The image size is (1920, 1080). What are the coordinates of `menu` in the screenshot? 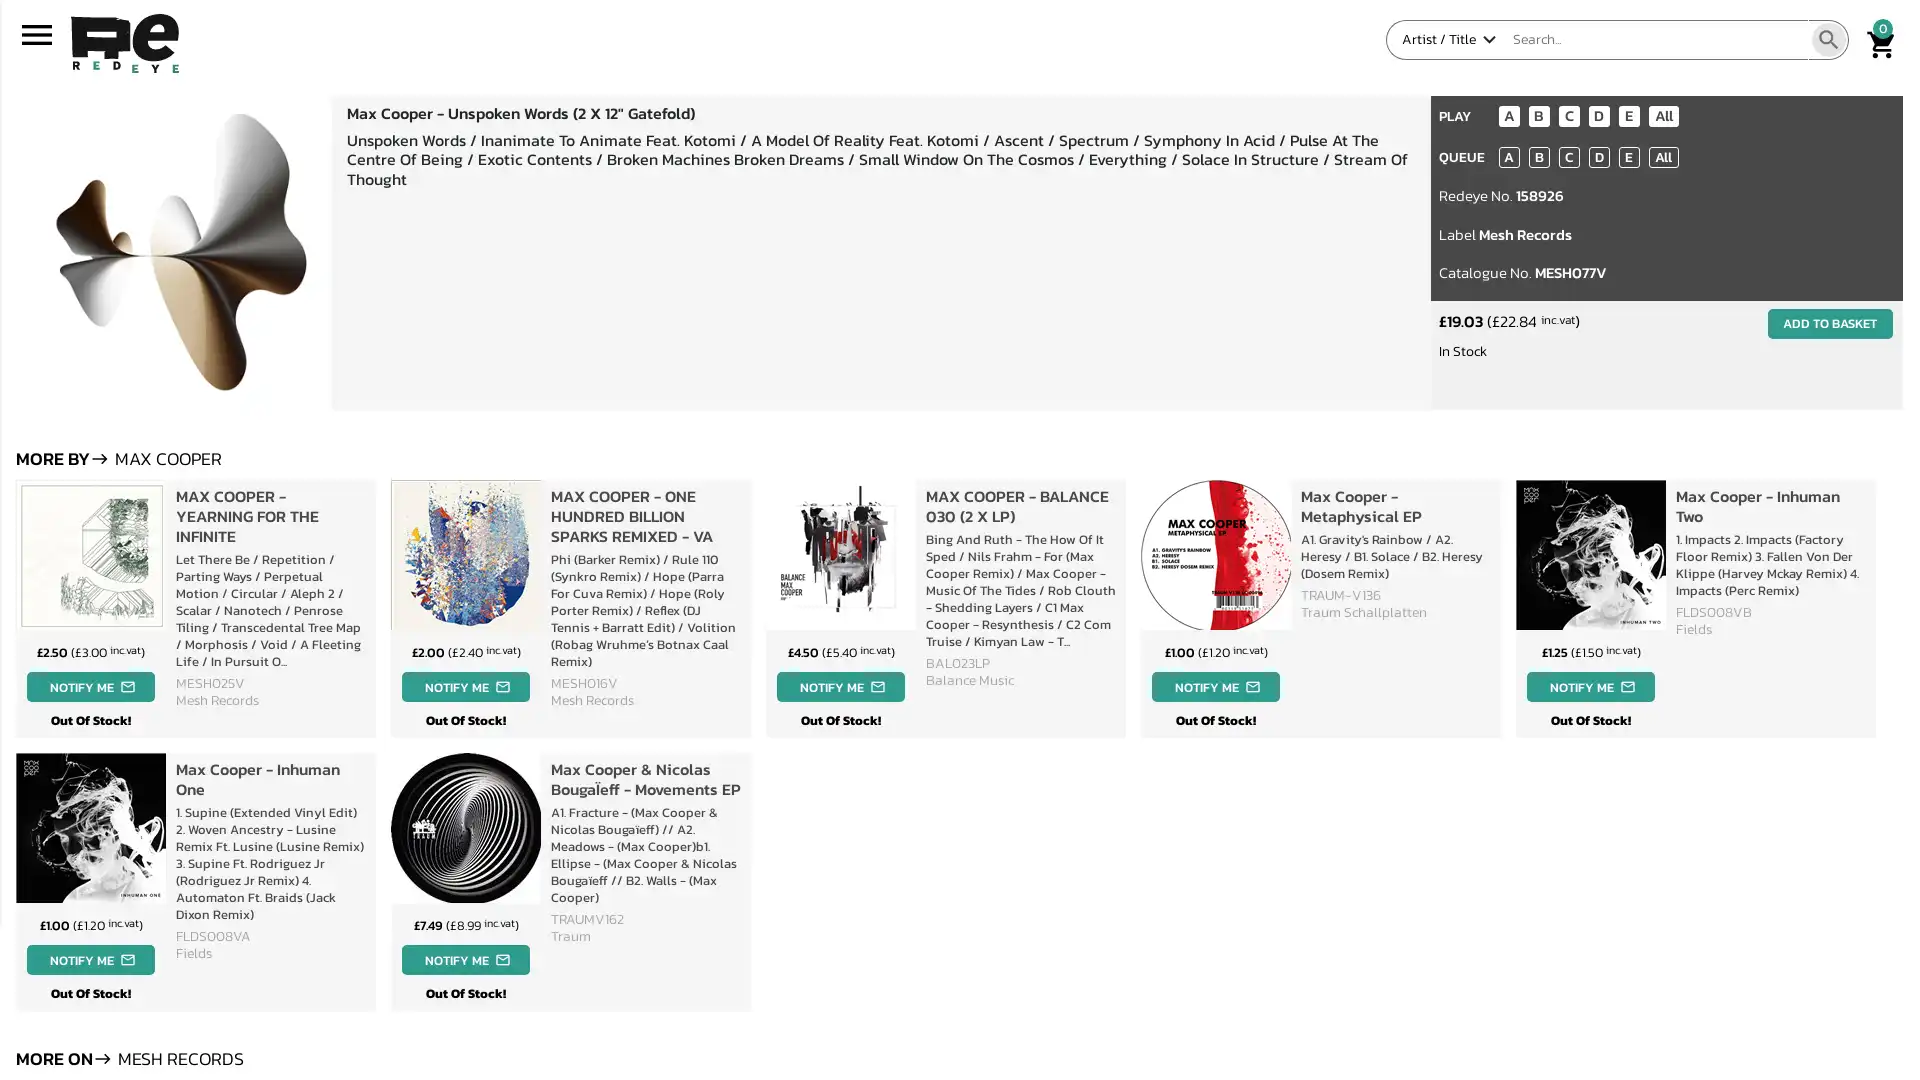 It's located at (37, 39).